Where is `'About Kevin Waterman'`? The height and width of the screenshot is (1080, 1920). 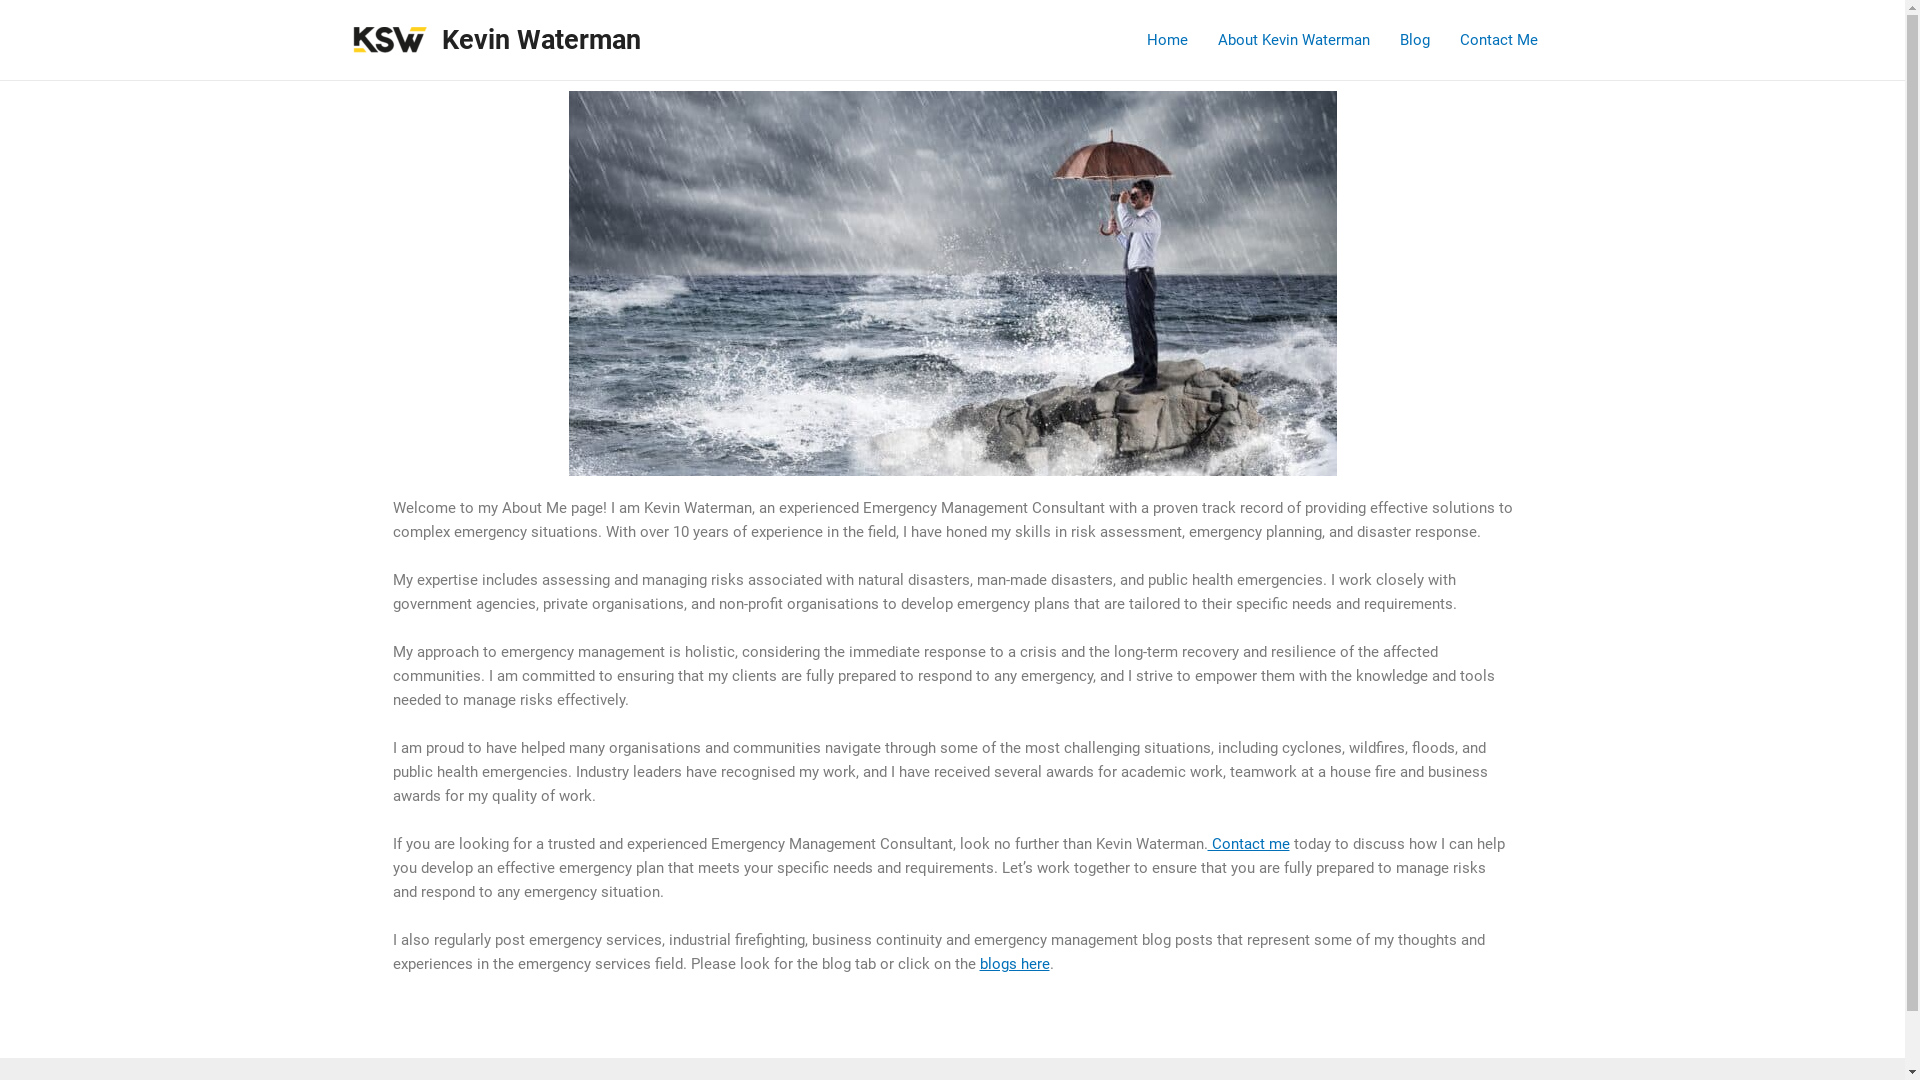 'About Kevin Waterman' is located at coordinates (1292, 39).